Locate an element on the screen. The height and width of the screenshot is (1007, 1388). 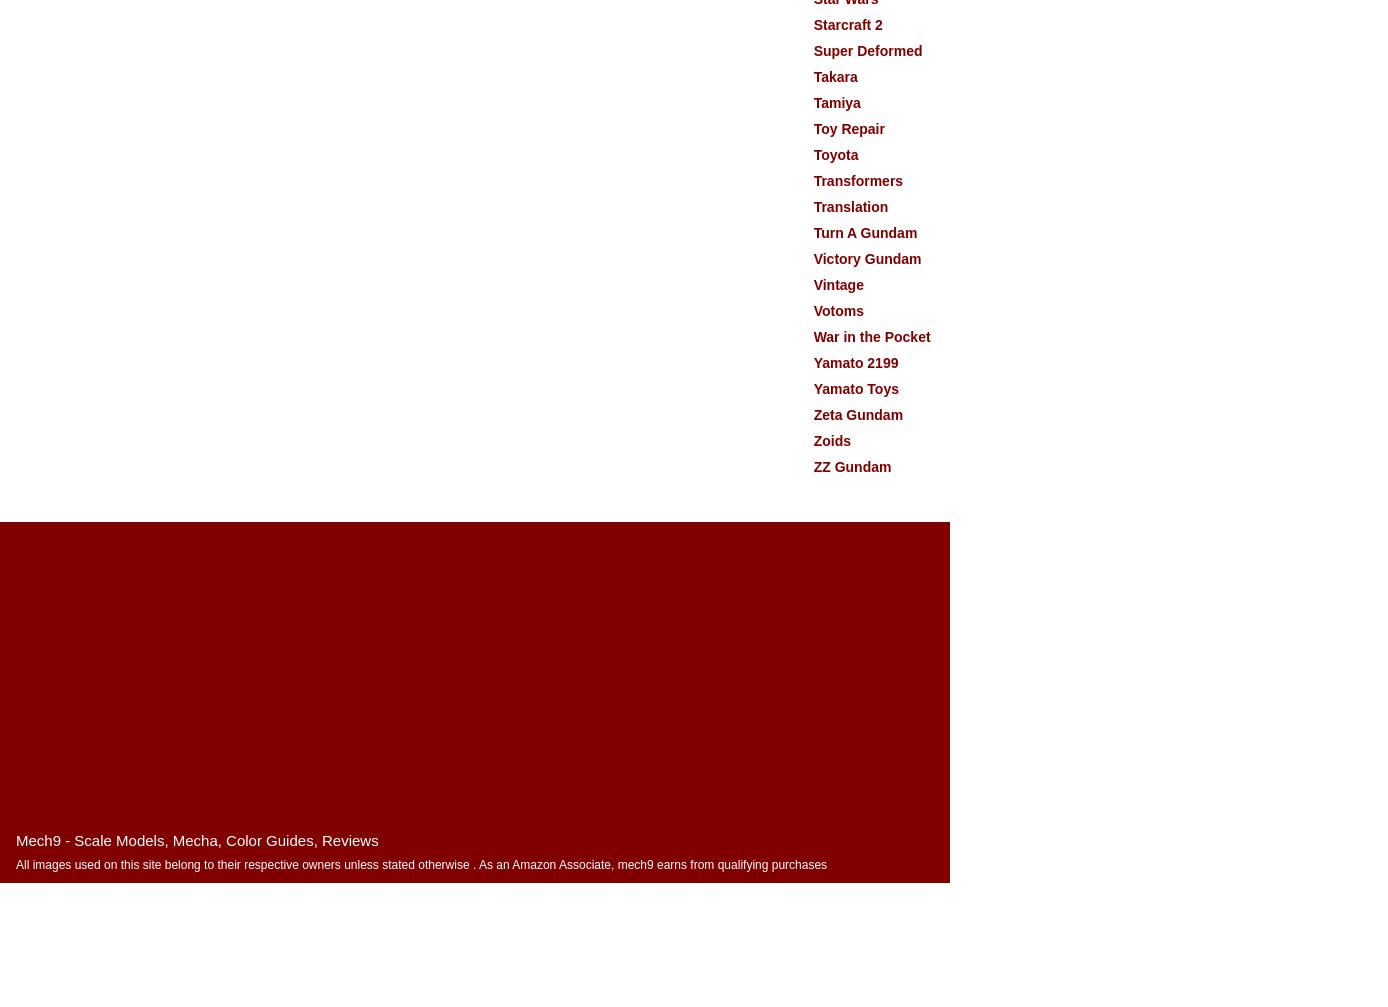
'Zeta Gundam' is located at coordinates (858, 414).